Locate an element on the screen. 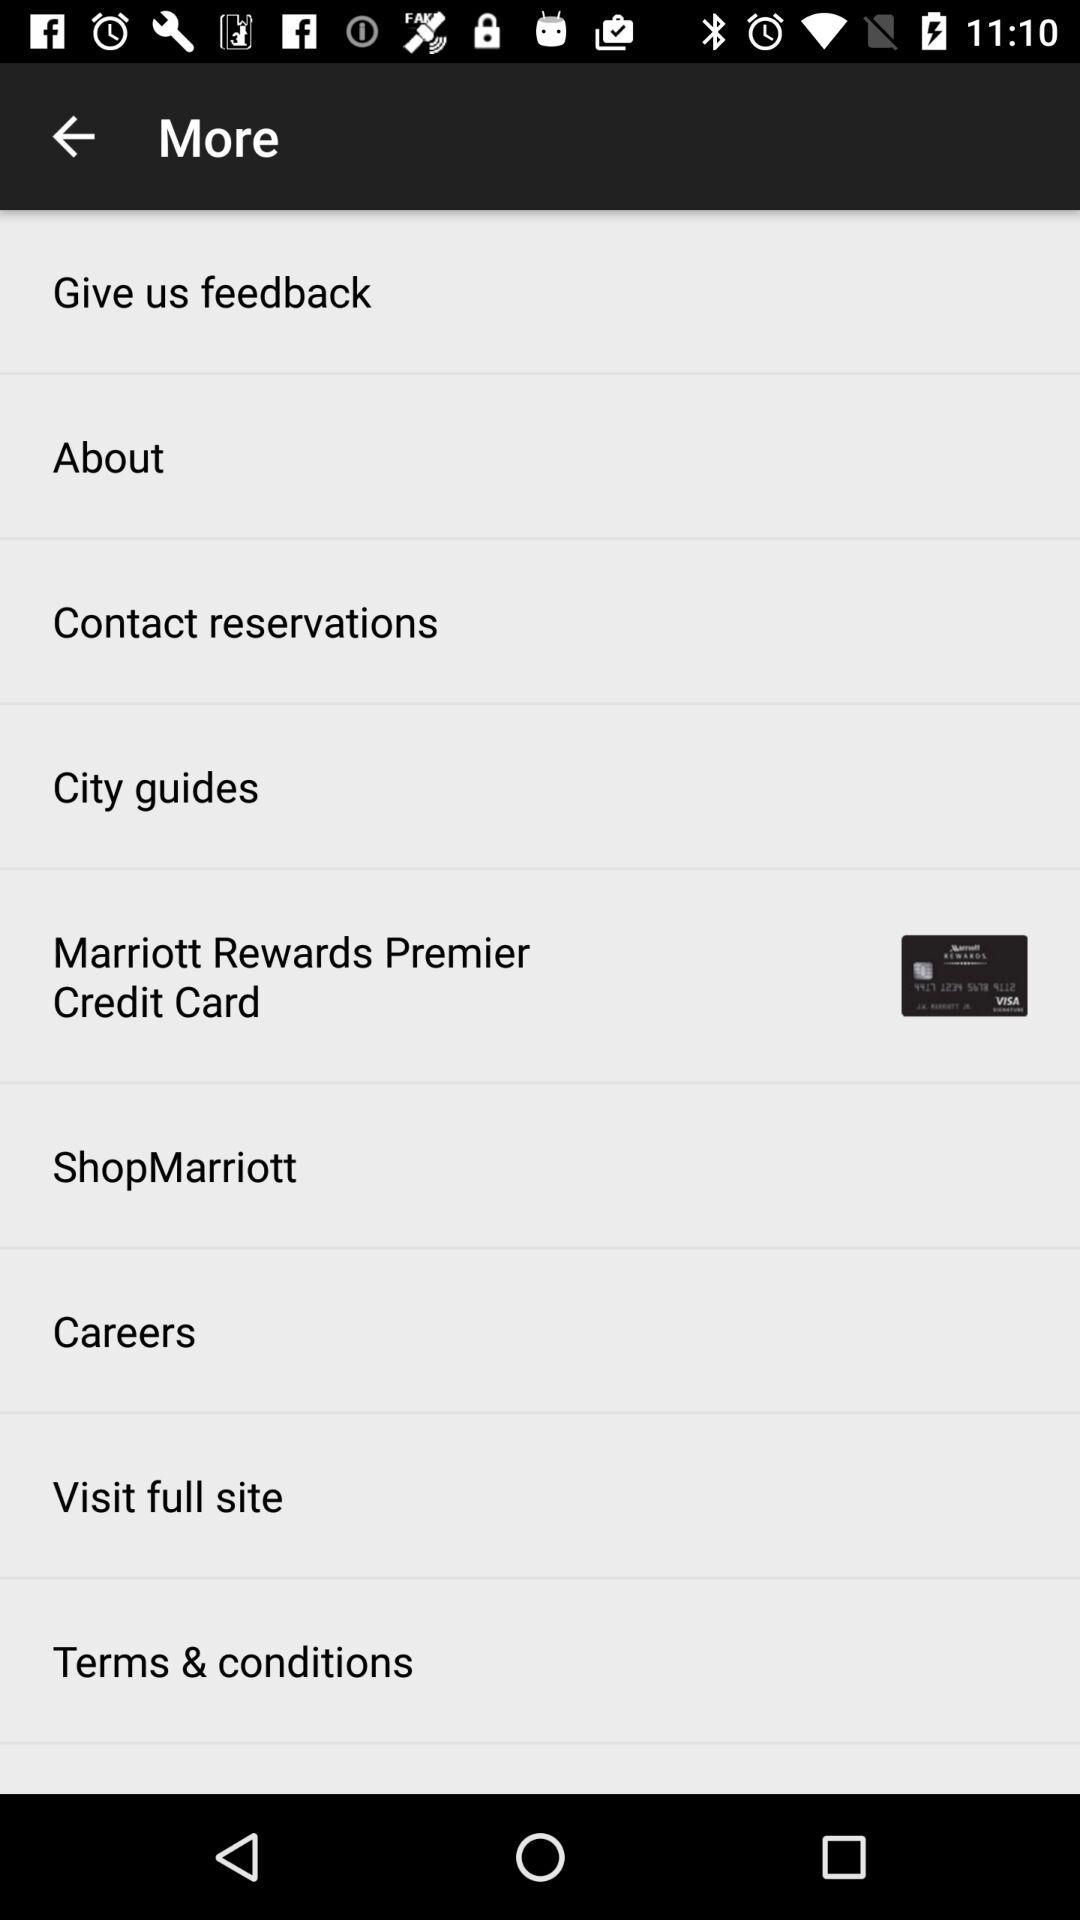  the city guides item is located at coordinates (154, 785).